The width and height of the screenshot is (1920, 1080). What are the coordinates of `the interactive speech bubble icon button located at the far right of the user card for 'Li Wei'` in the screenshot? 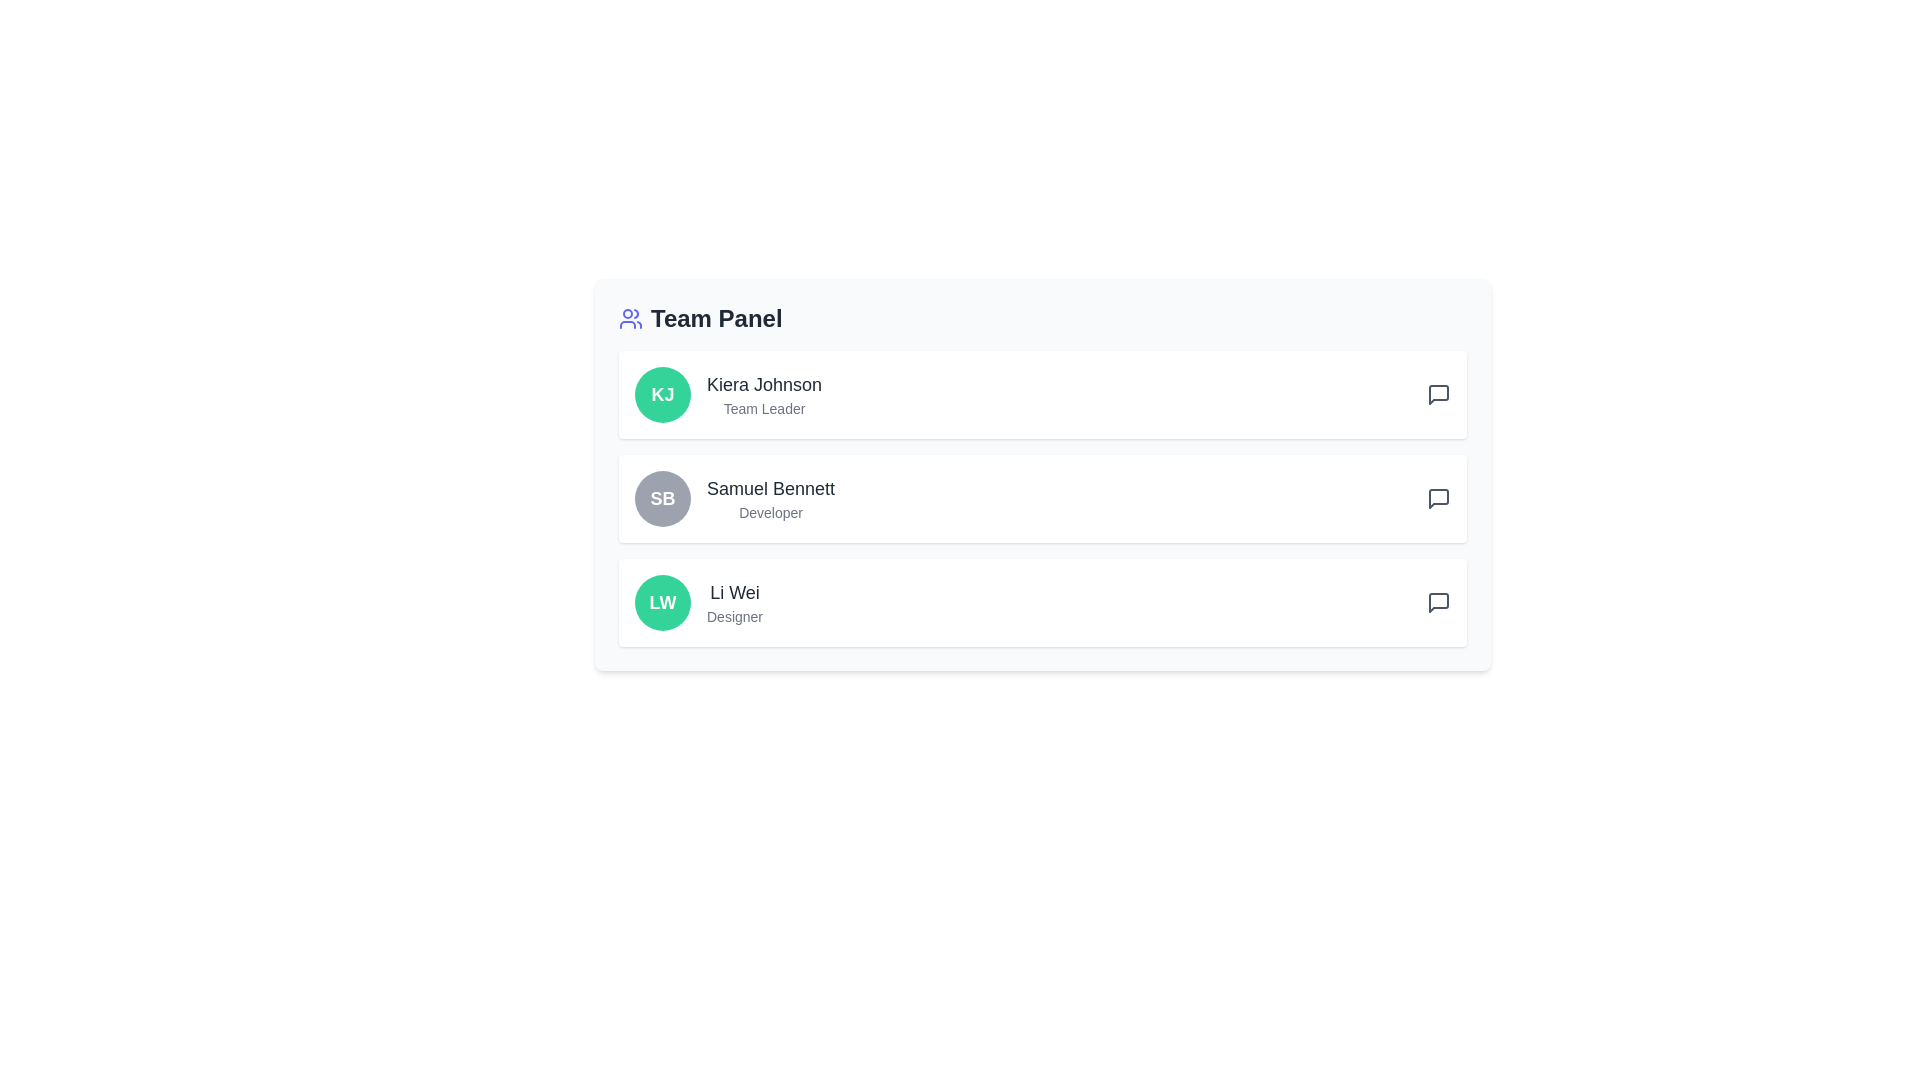 It's located at (1438, 601).